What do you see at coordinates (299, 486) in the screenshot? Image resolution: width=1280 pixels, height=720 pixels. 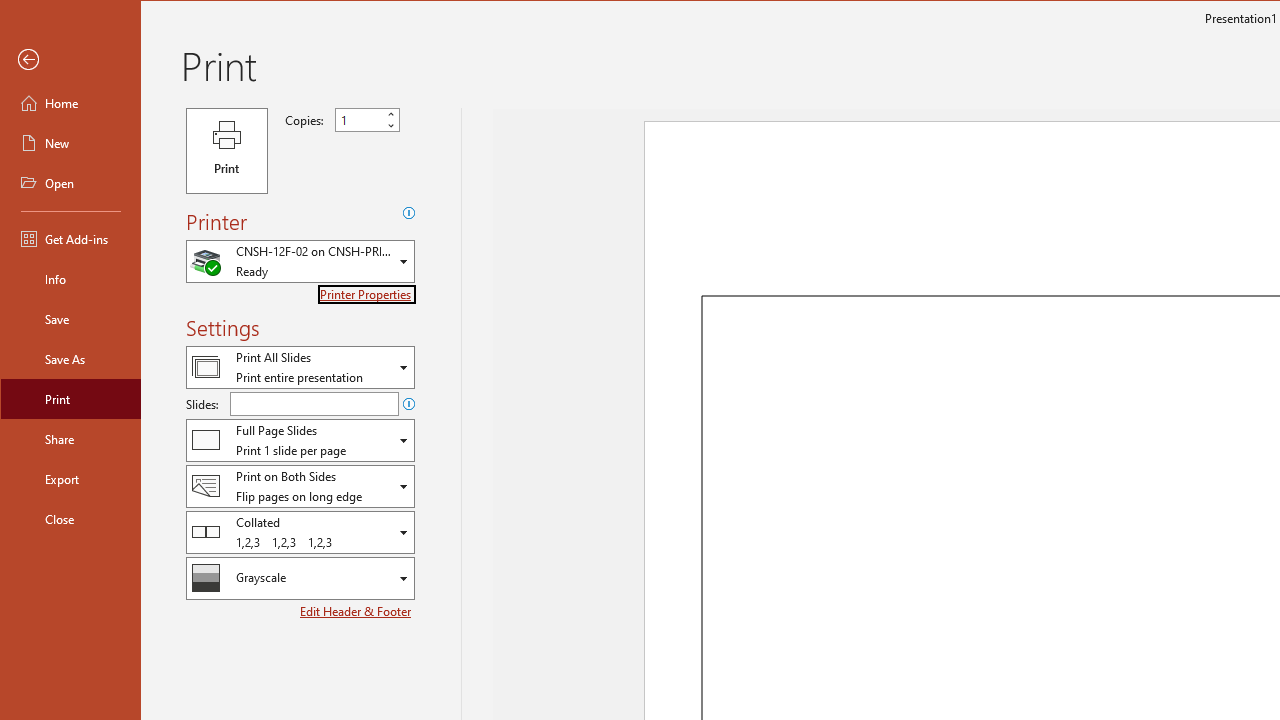 I see `'Two-Sided Printing'` at bounding box center [299, 486].